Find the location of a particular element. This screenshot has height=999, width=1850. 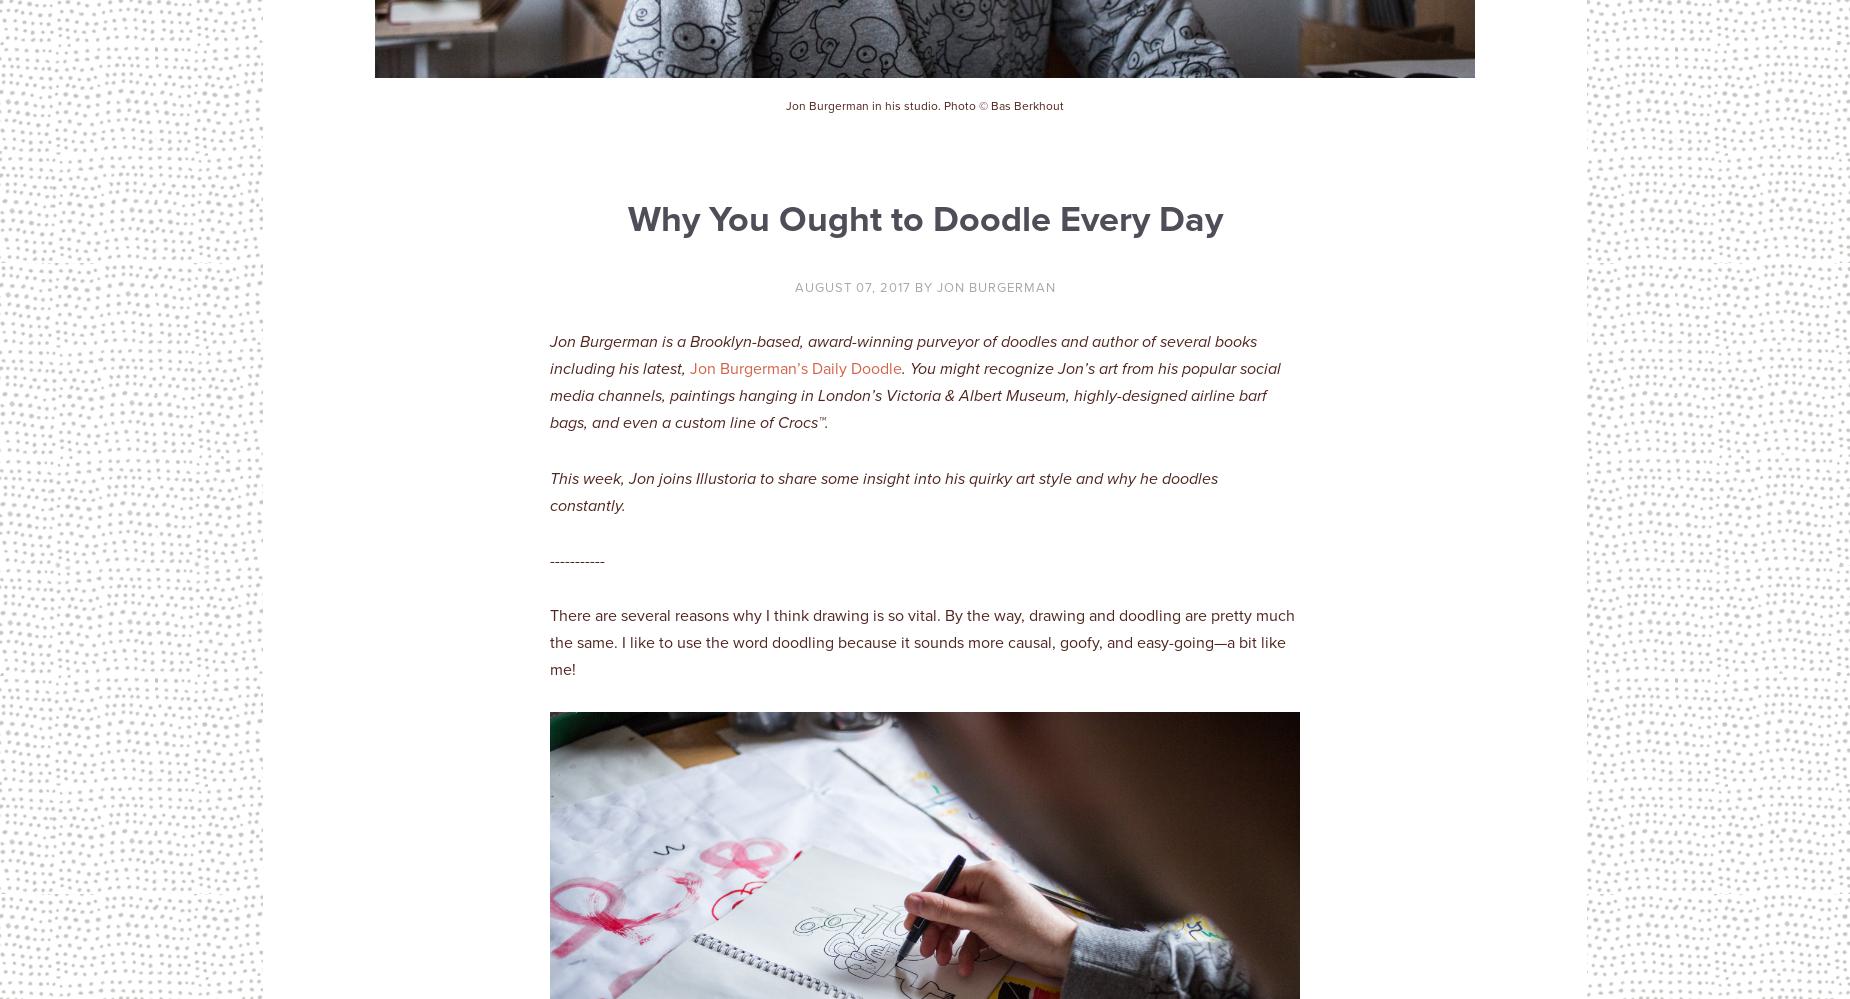

'August 07, 2017' is located at coordinates (851, 285).